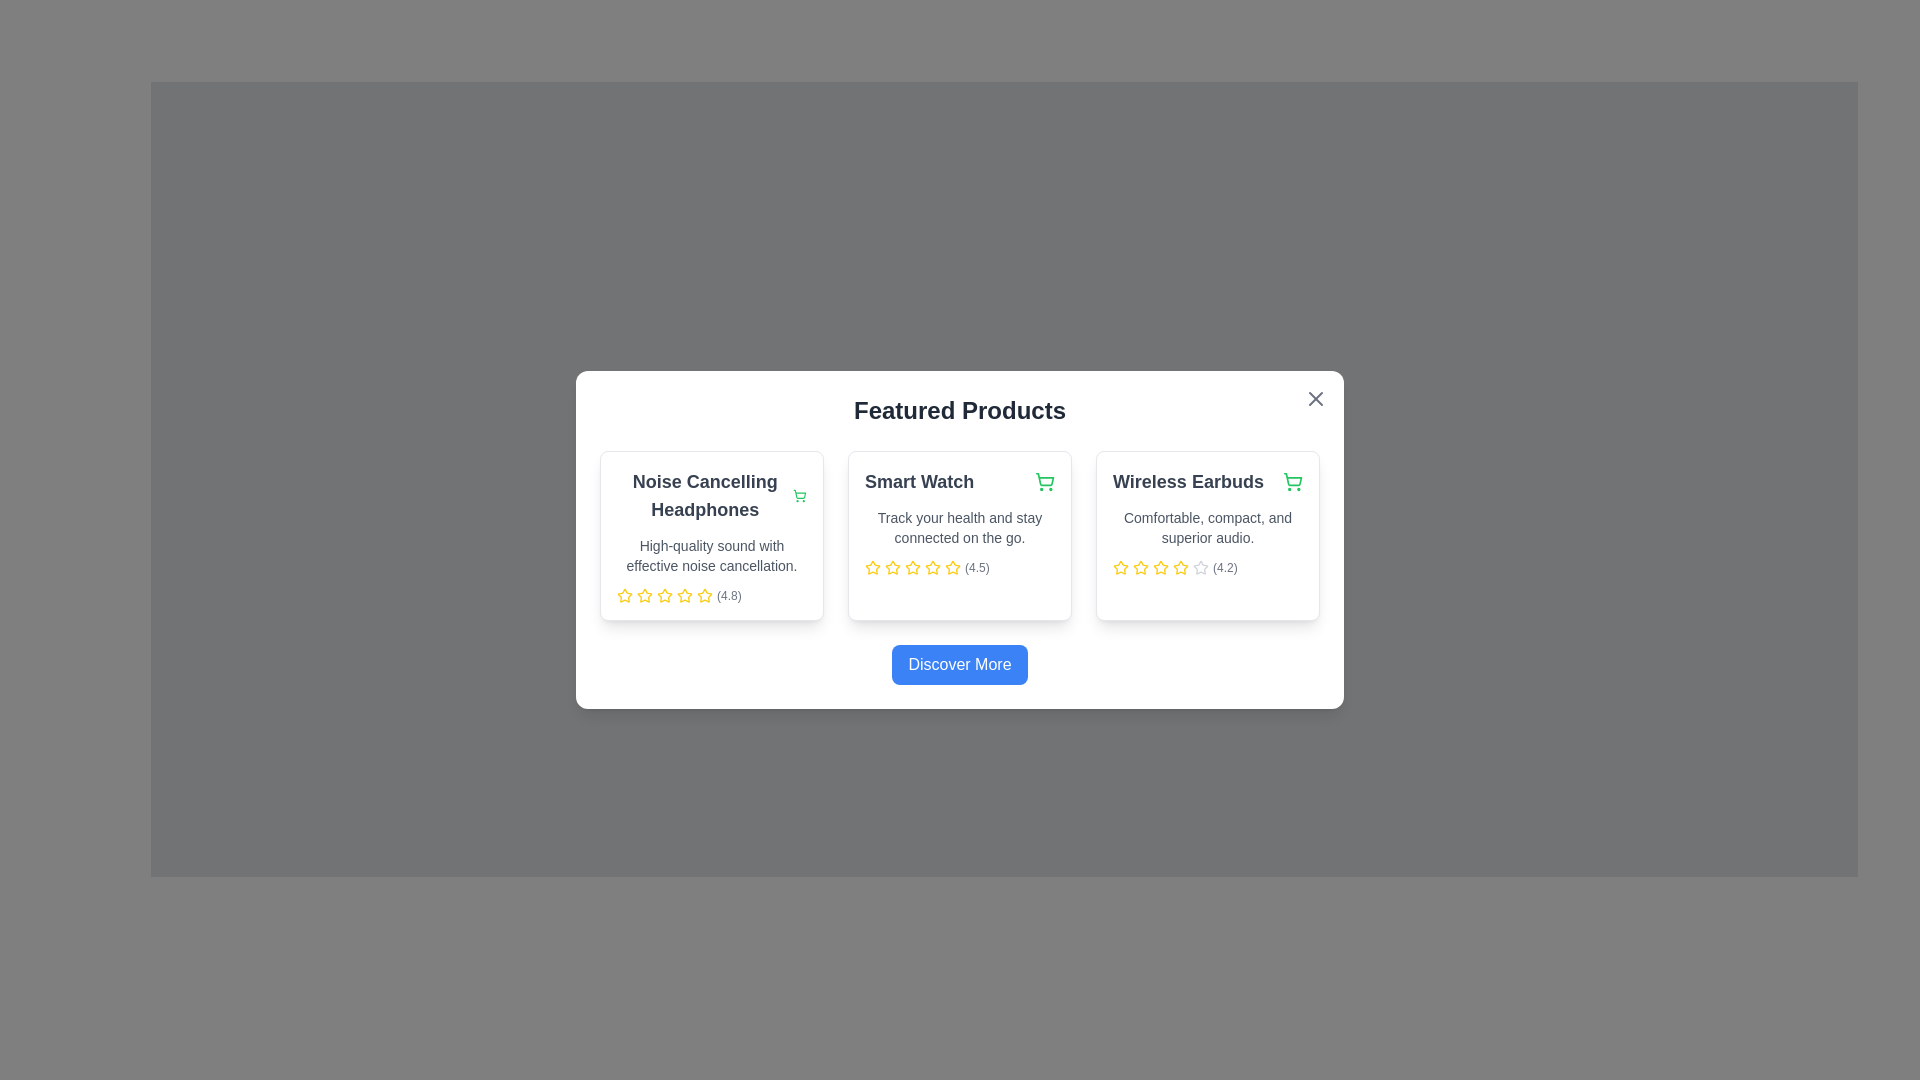 The image size is (1920, 1080). Describe the element at coordinates (665, 594) in the screenshot. I see `the mouse across the second star icon in the rating section of the 'Noise Cancelling Headphones' card` at that location.